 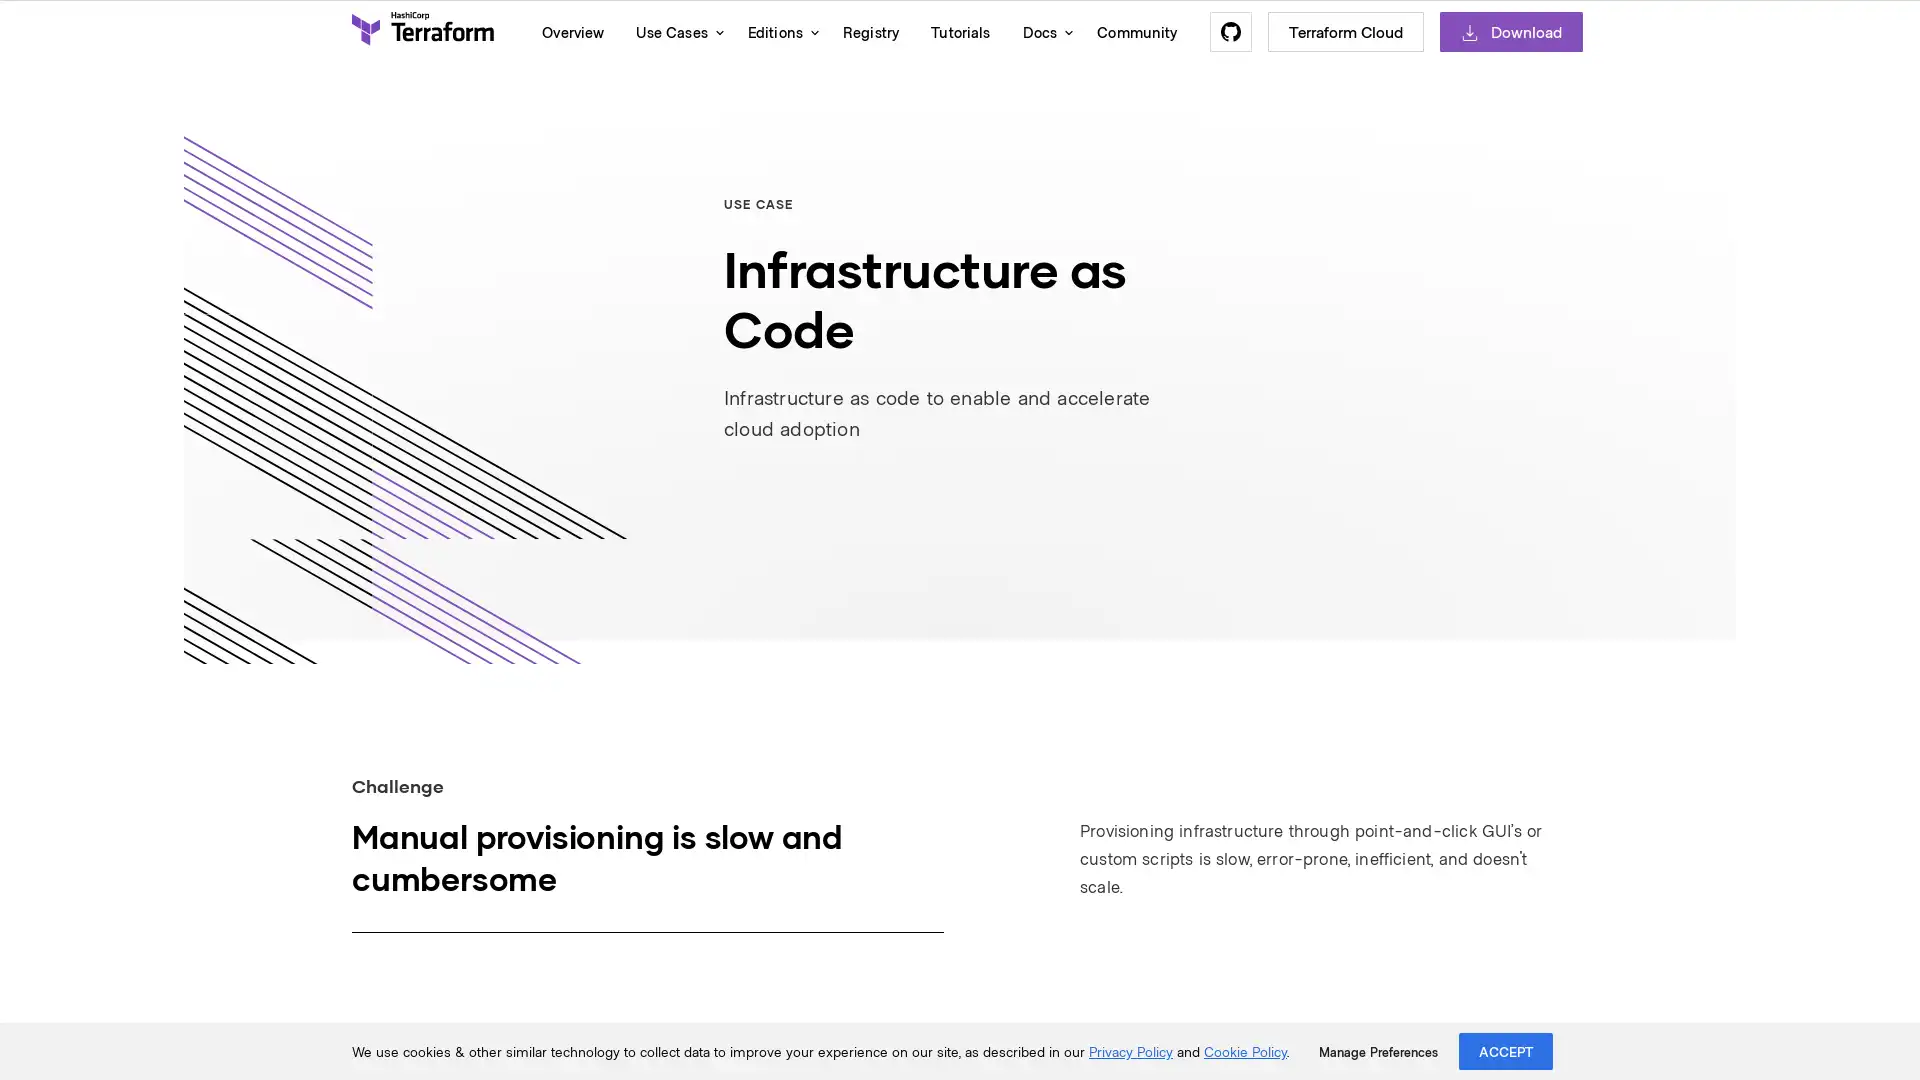 I want to click on Editions, so click(x=777, y=31).